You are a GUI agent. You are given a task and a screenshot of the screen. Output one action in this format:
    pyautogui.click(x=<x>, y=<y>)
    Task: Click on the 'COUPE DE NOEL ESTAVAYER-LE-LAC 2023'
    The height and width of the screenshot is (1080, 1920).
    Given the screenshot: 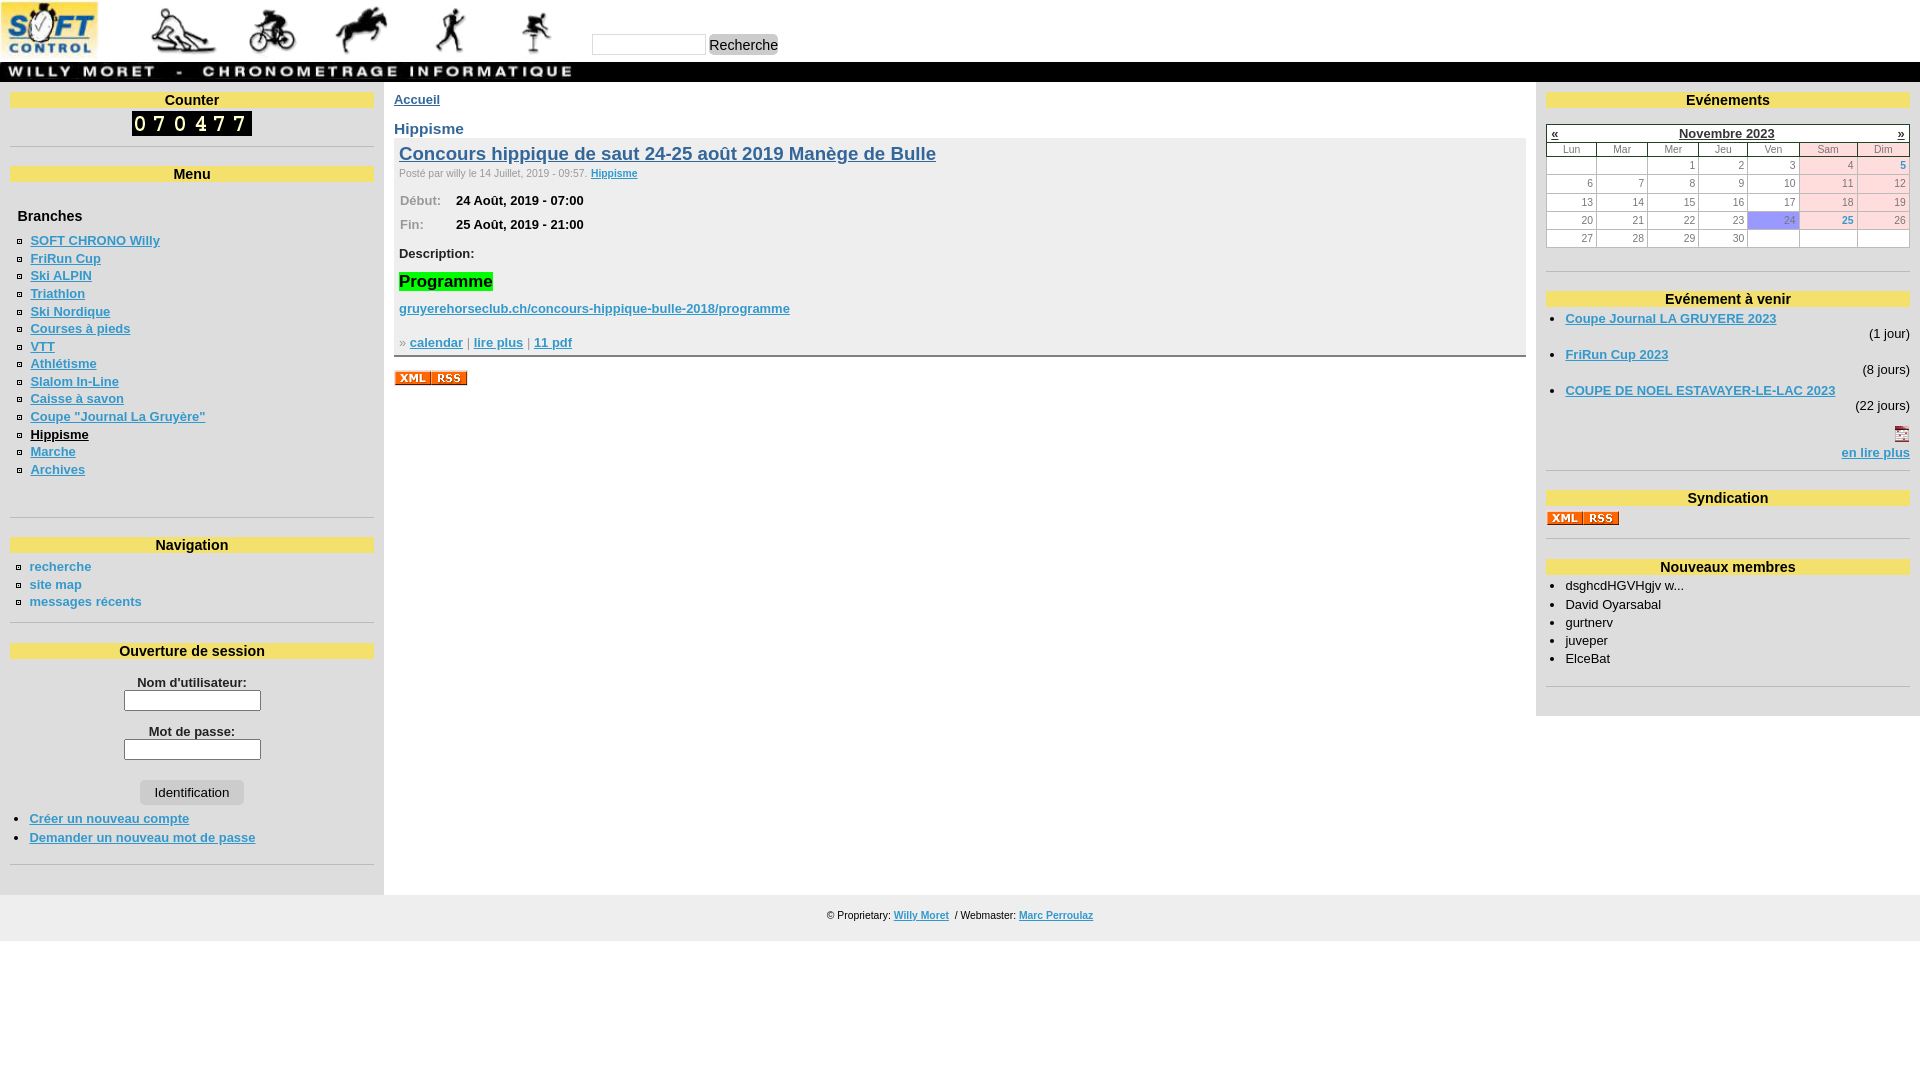 What is the action you would take?
    pyautogui.click(x=1698, y=390)
    